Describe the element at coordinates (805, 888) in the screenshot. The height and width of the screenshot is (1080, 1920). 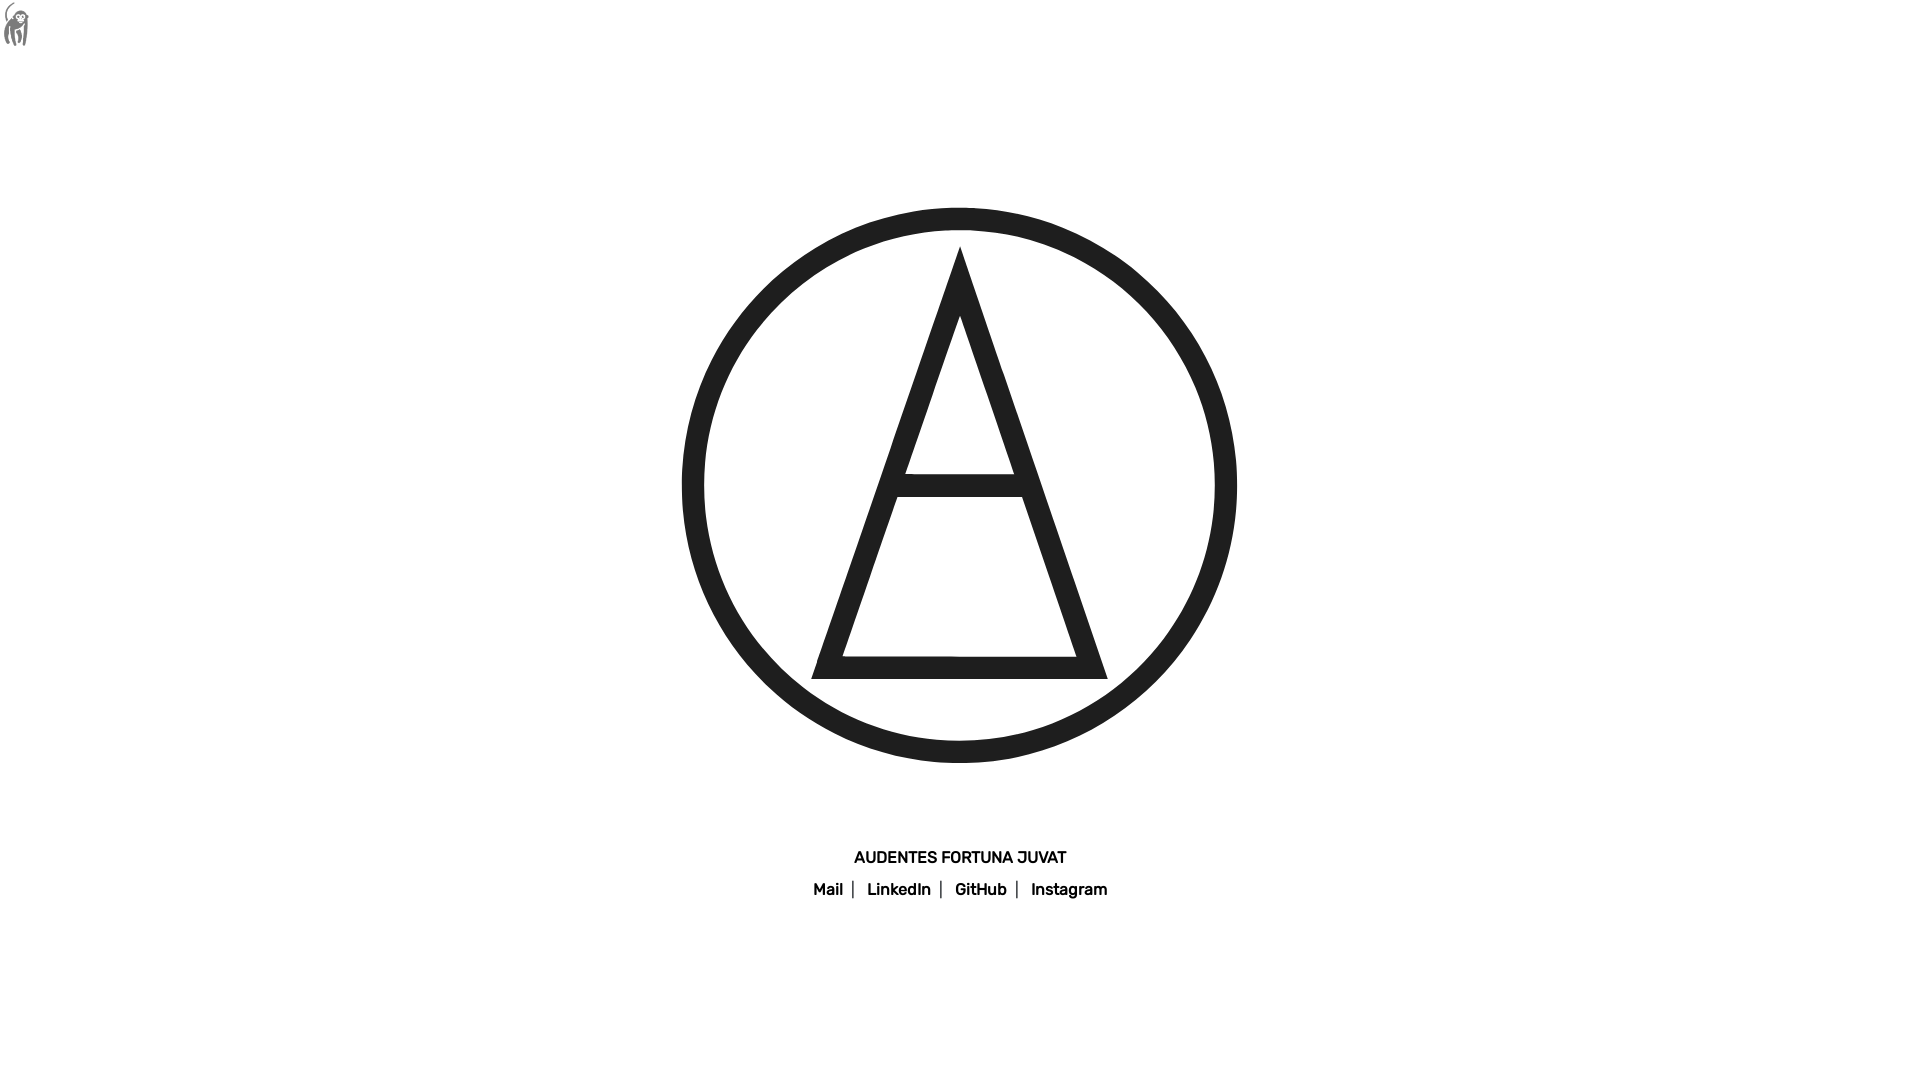
I see `'Mail'` at that location.